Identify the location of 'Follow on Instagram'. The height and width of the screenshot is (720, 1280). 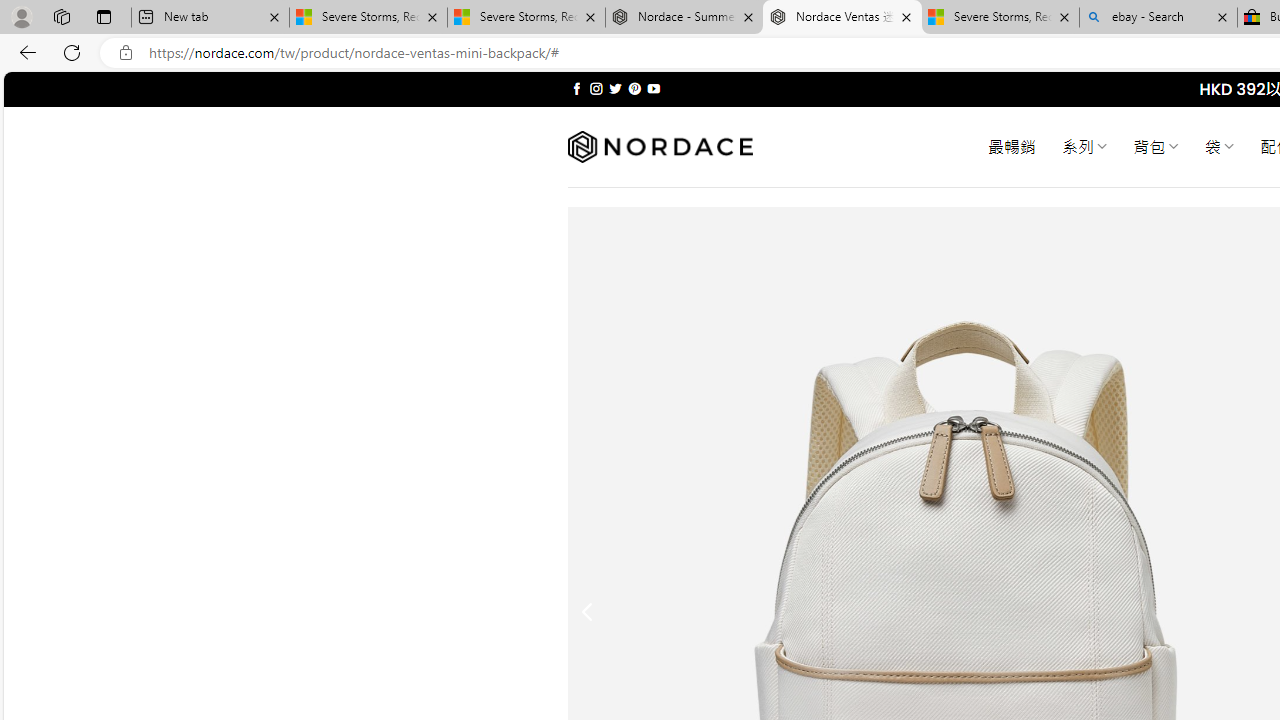
(595, 88).